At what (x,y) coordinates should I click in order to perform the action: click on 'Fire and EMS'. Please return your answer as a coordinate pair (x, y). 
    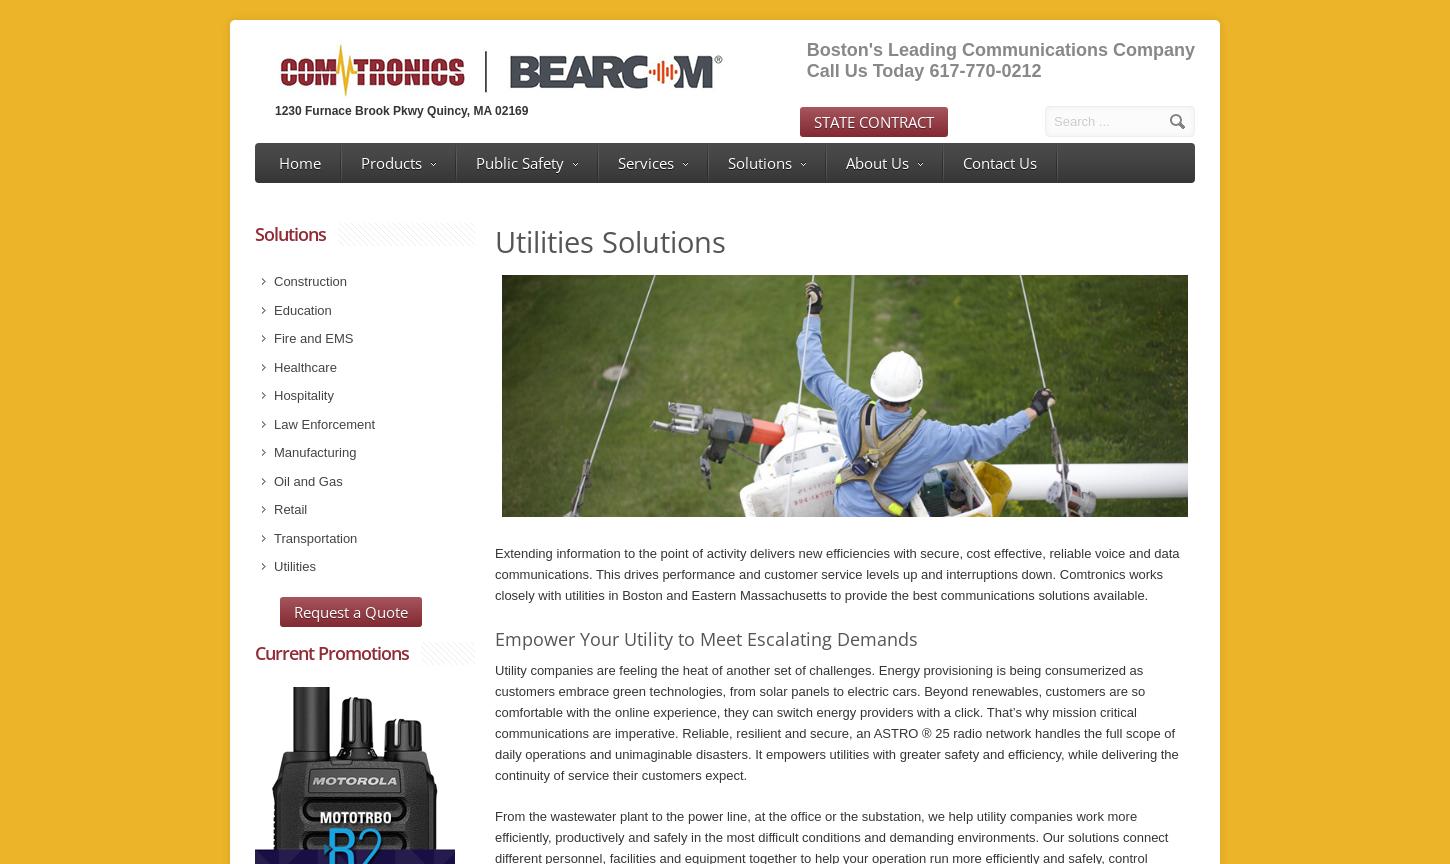
    Looking at the image, I should click on (274, 337).